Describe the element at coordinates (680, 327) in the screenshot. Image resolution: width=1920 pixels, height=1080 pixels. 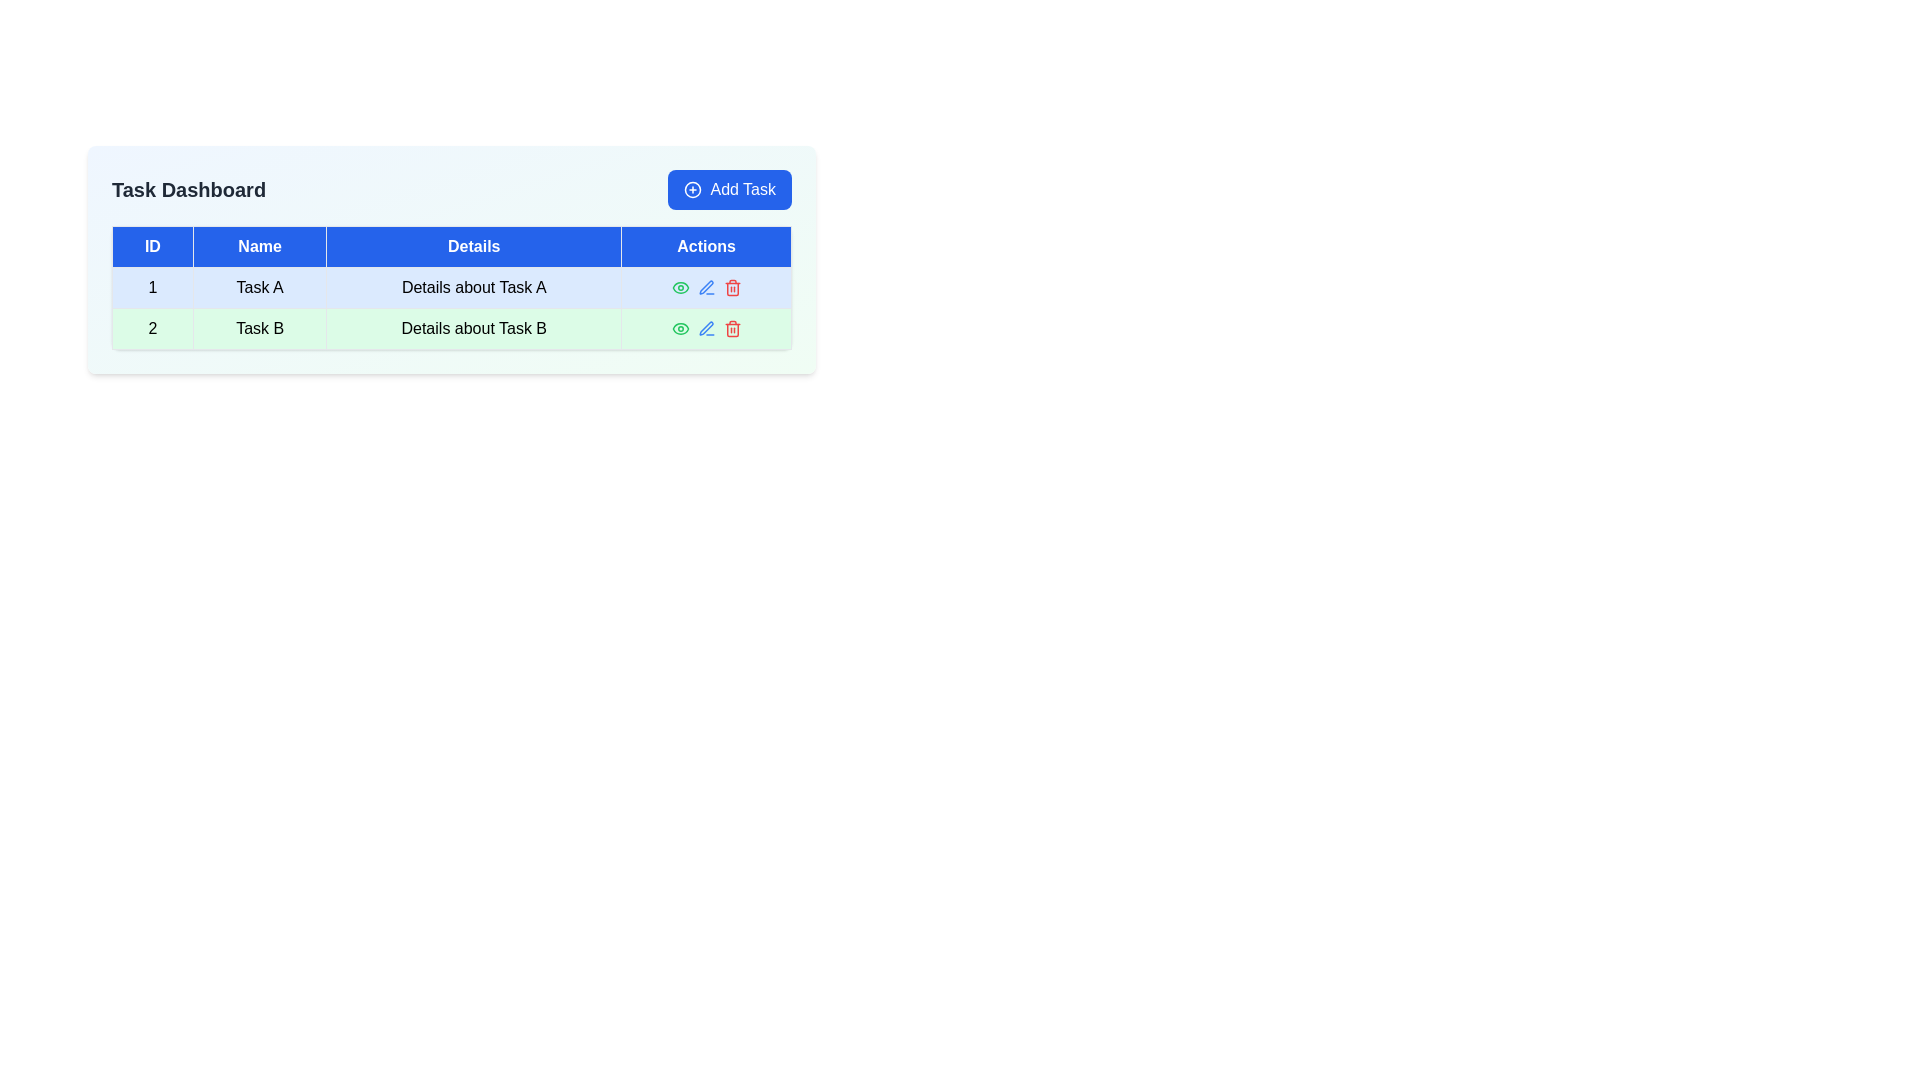
I see `the small green eye icon in the 'Actions' column of the second row of the table` at that location.